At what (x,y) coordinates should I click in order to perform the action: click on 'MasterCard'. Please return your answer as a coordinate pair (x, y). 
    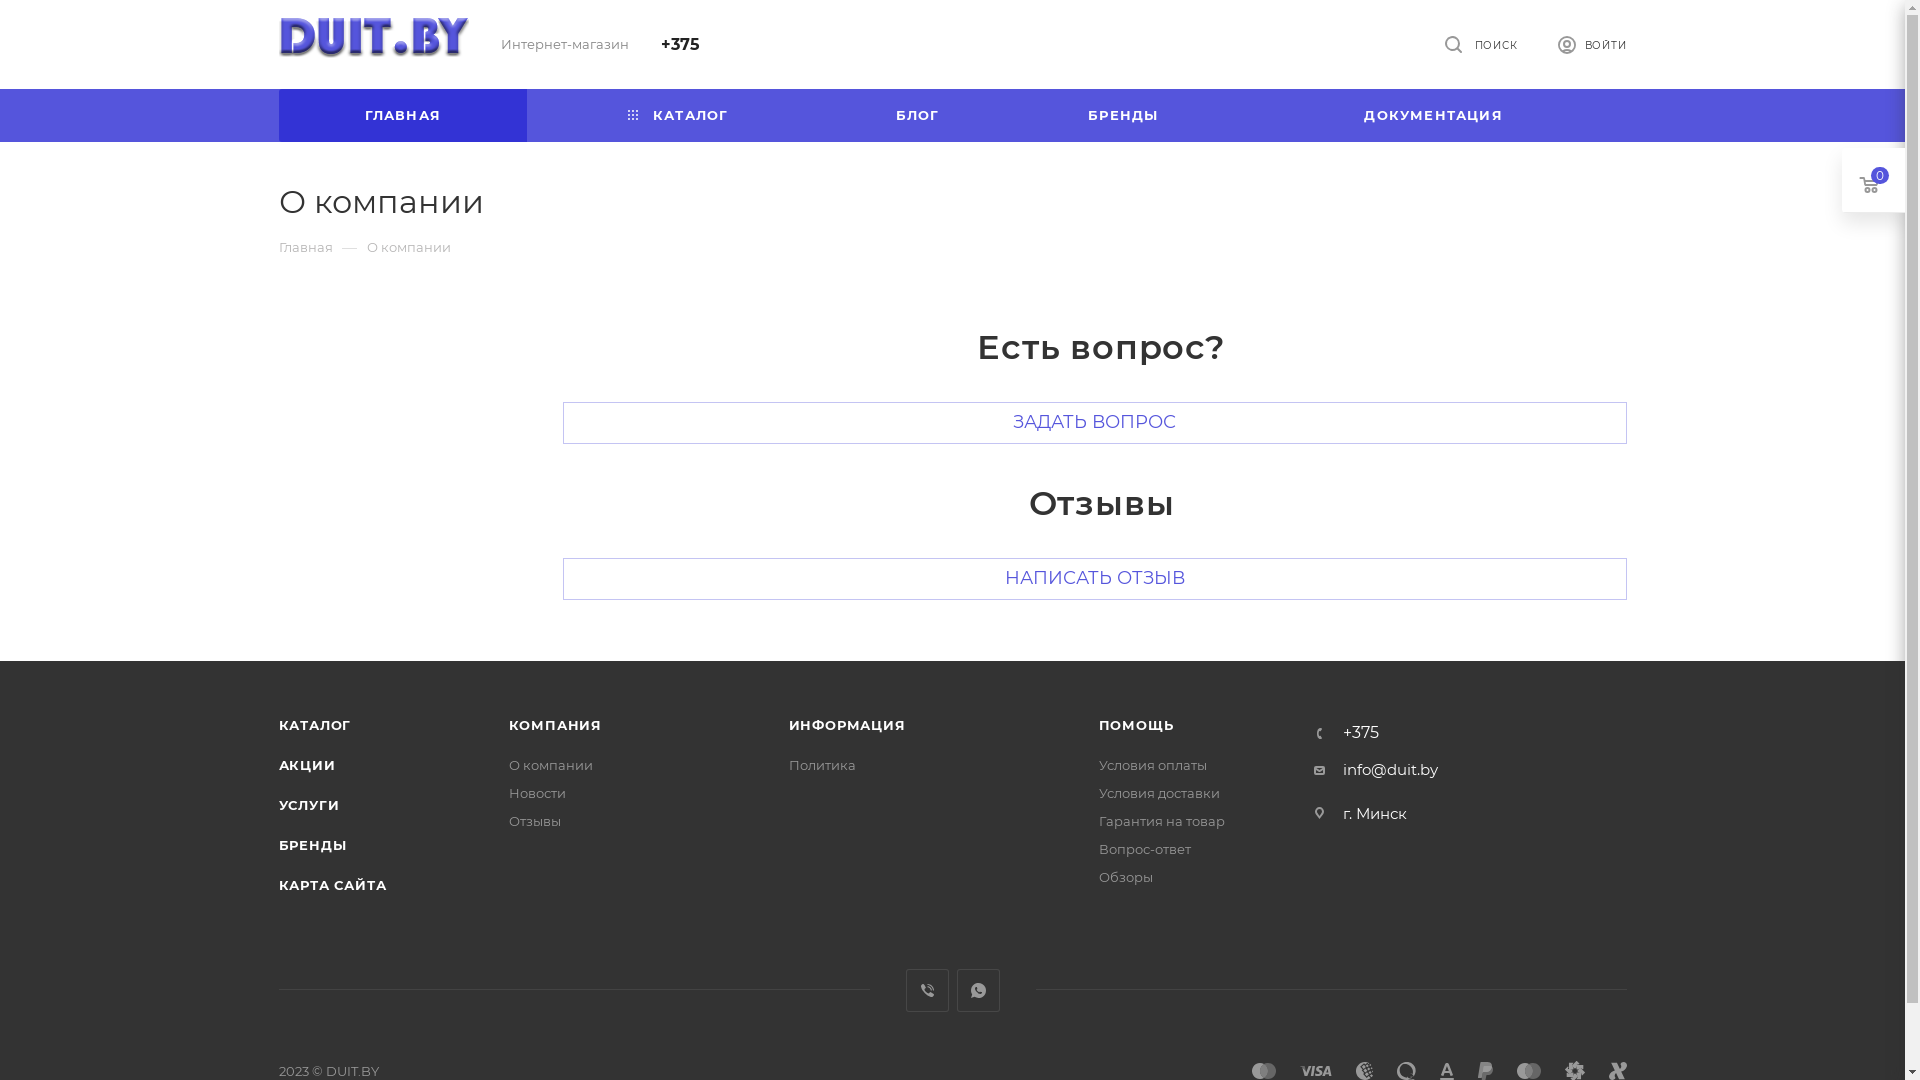
    Looking at the image, I should click on (1262, 1070).